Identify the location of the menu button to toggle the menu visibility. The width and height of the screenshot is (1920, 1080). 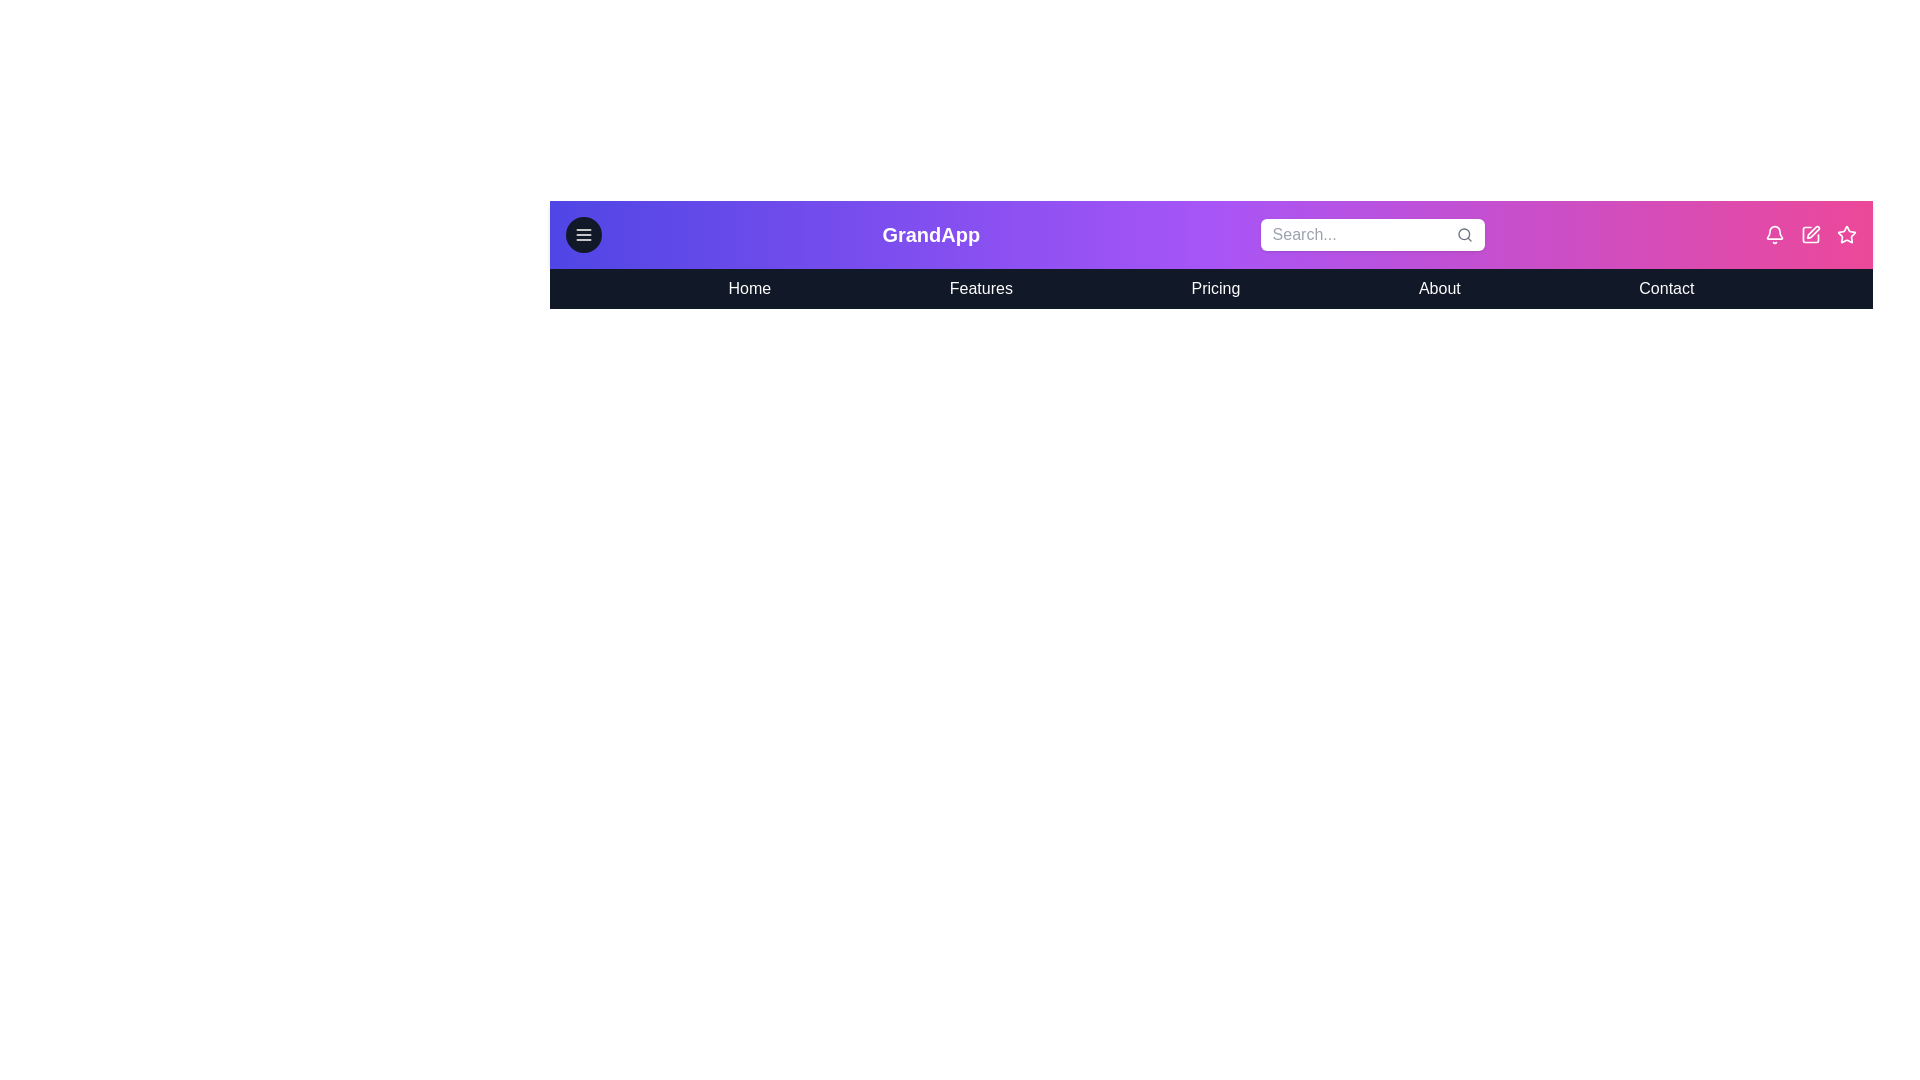
(583, 234).